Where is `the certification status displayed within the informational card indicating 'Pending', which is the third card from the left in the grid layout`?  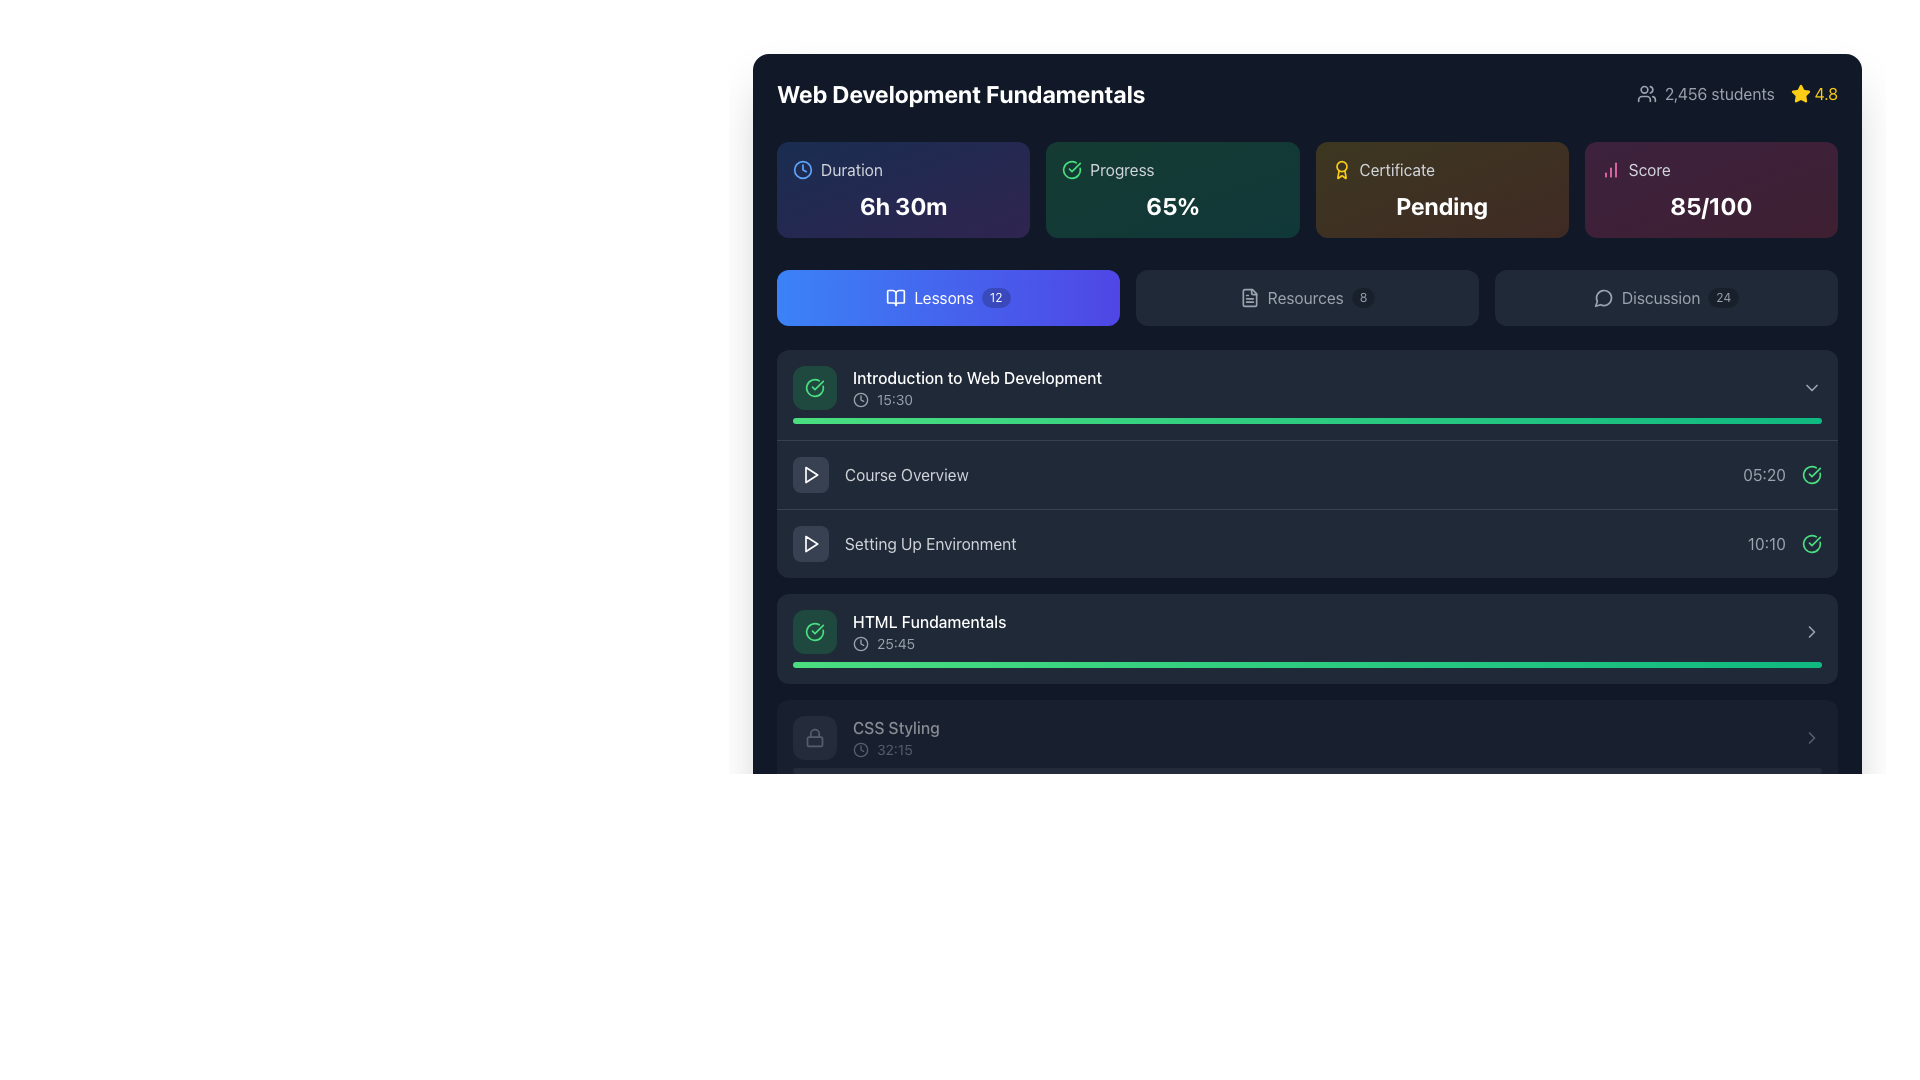
the certification status displayed within the informational card indicating 'Pending', which is the third card from the left in the grid layout is located at coordinates (1442, 189).